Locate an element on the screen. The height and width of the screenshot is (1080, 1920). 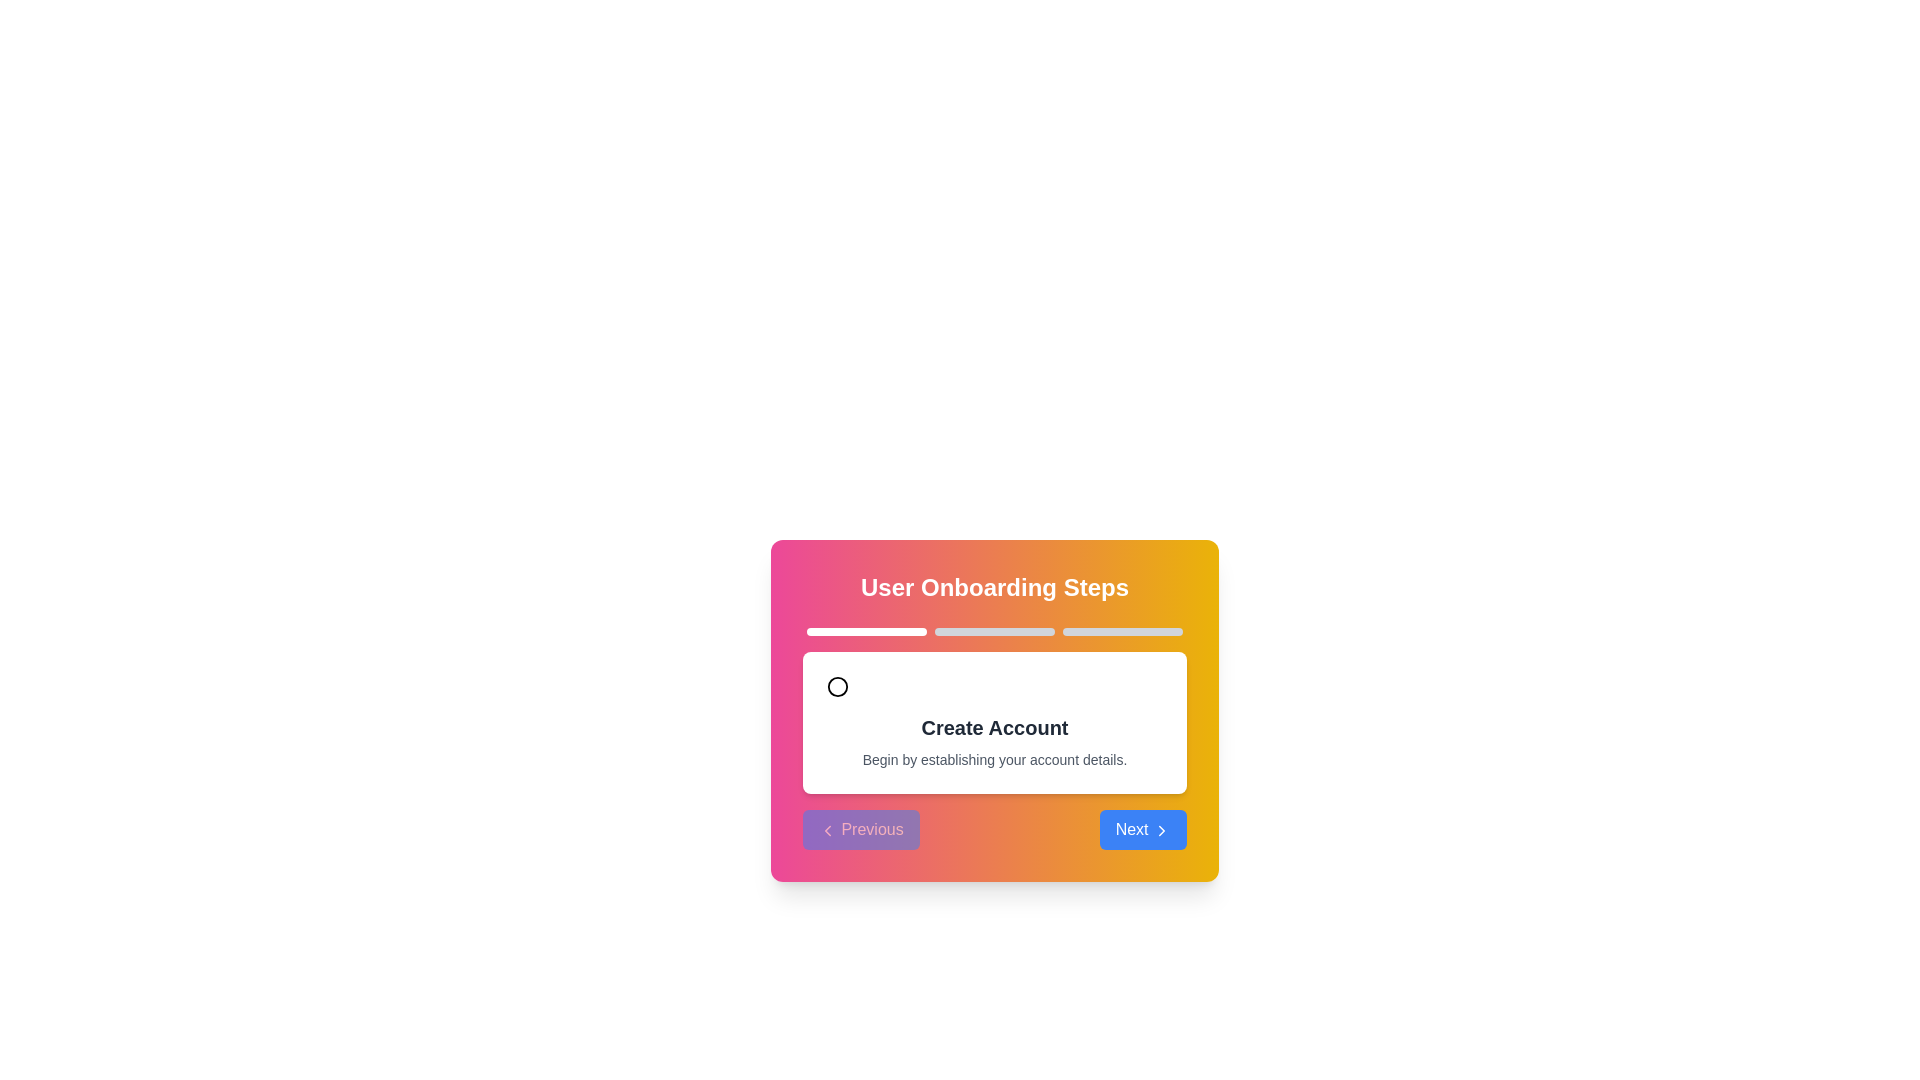
the first progress indicator segment in the onboarding process, which is located just below the 'User Onboarding Steps' heading is located at coordinates (867, 632).